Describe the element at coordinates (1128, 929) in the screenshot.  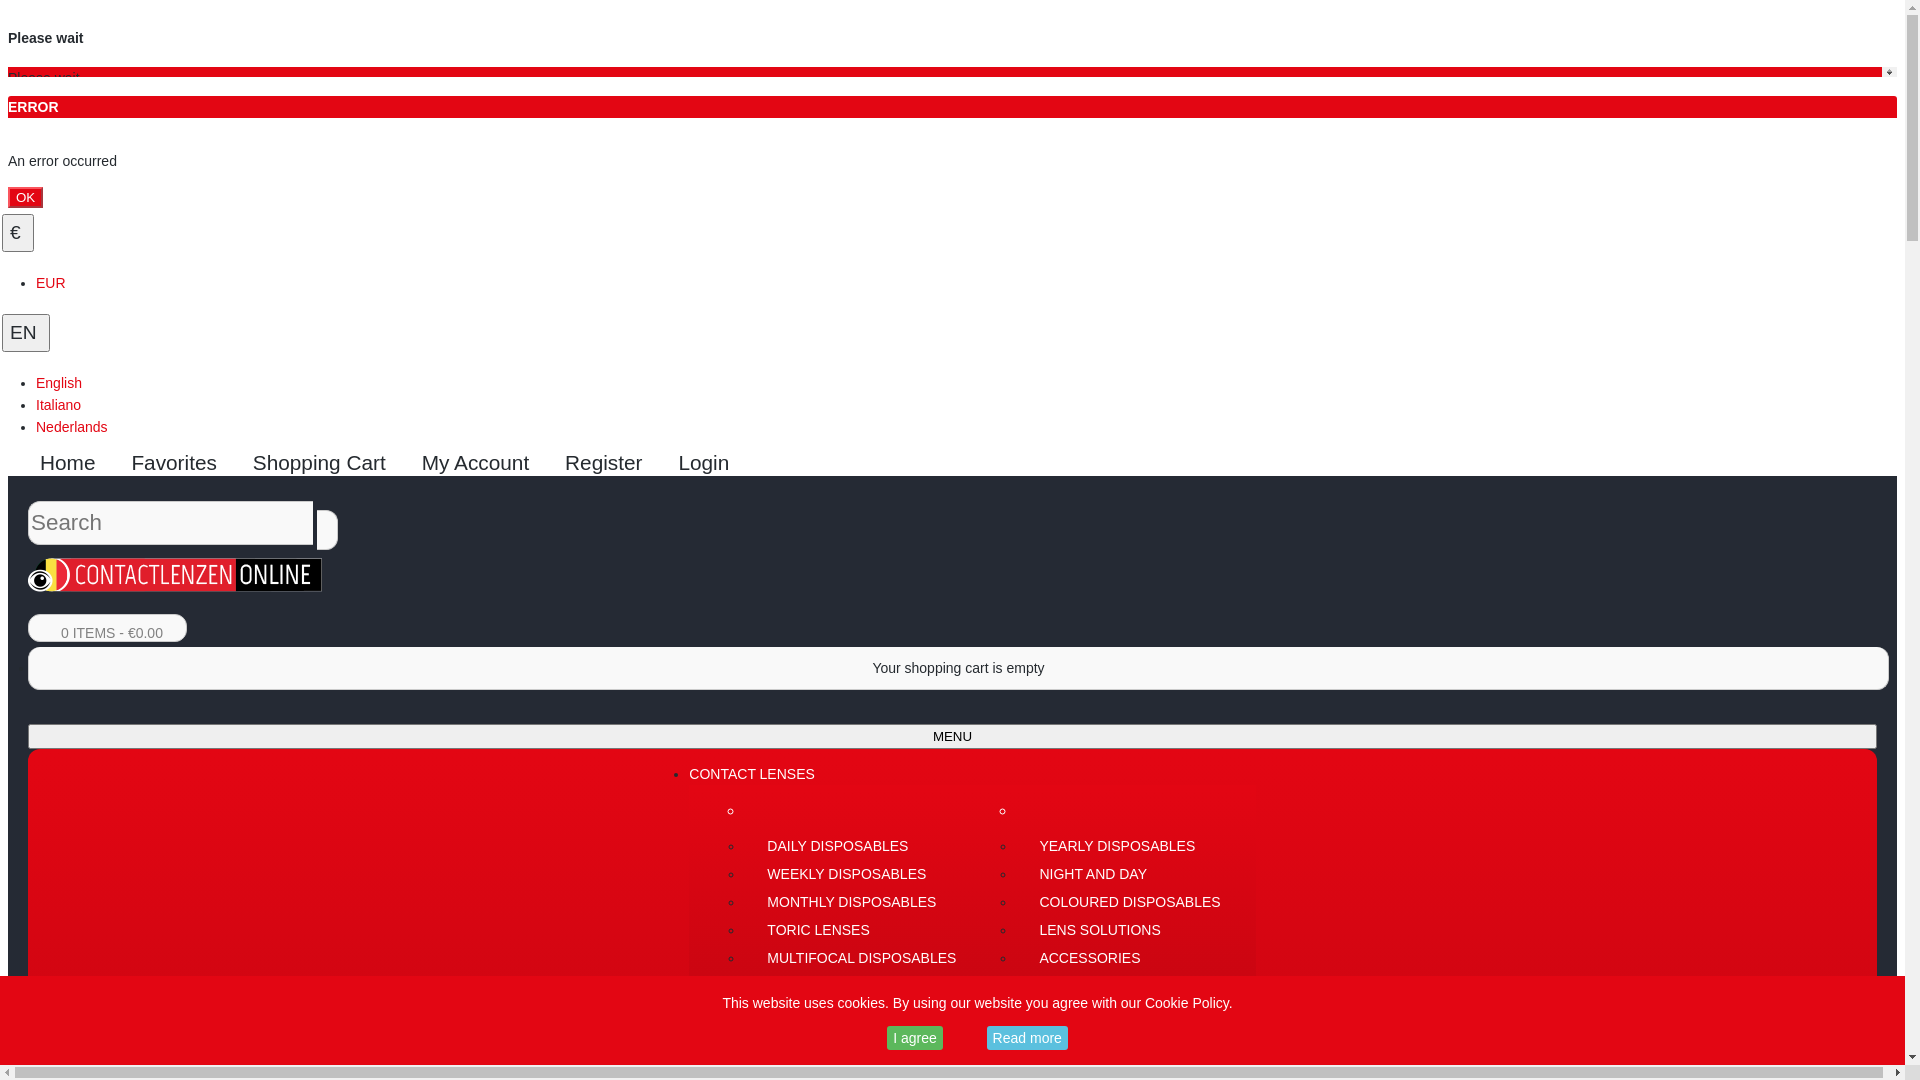
I see `'LENS SOLUTIONS'` at that location.